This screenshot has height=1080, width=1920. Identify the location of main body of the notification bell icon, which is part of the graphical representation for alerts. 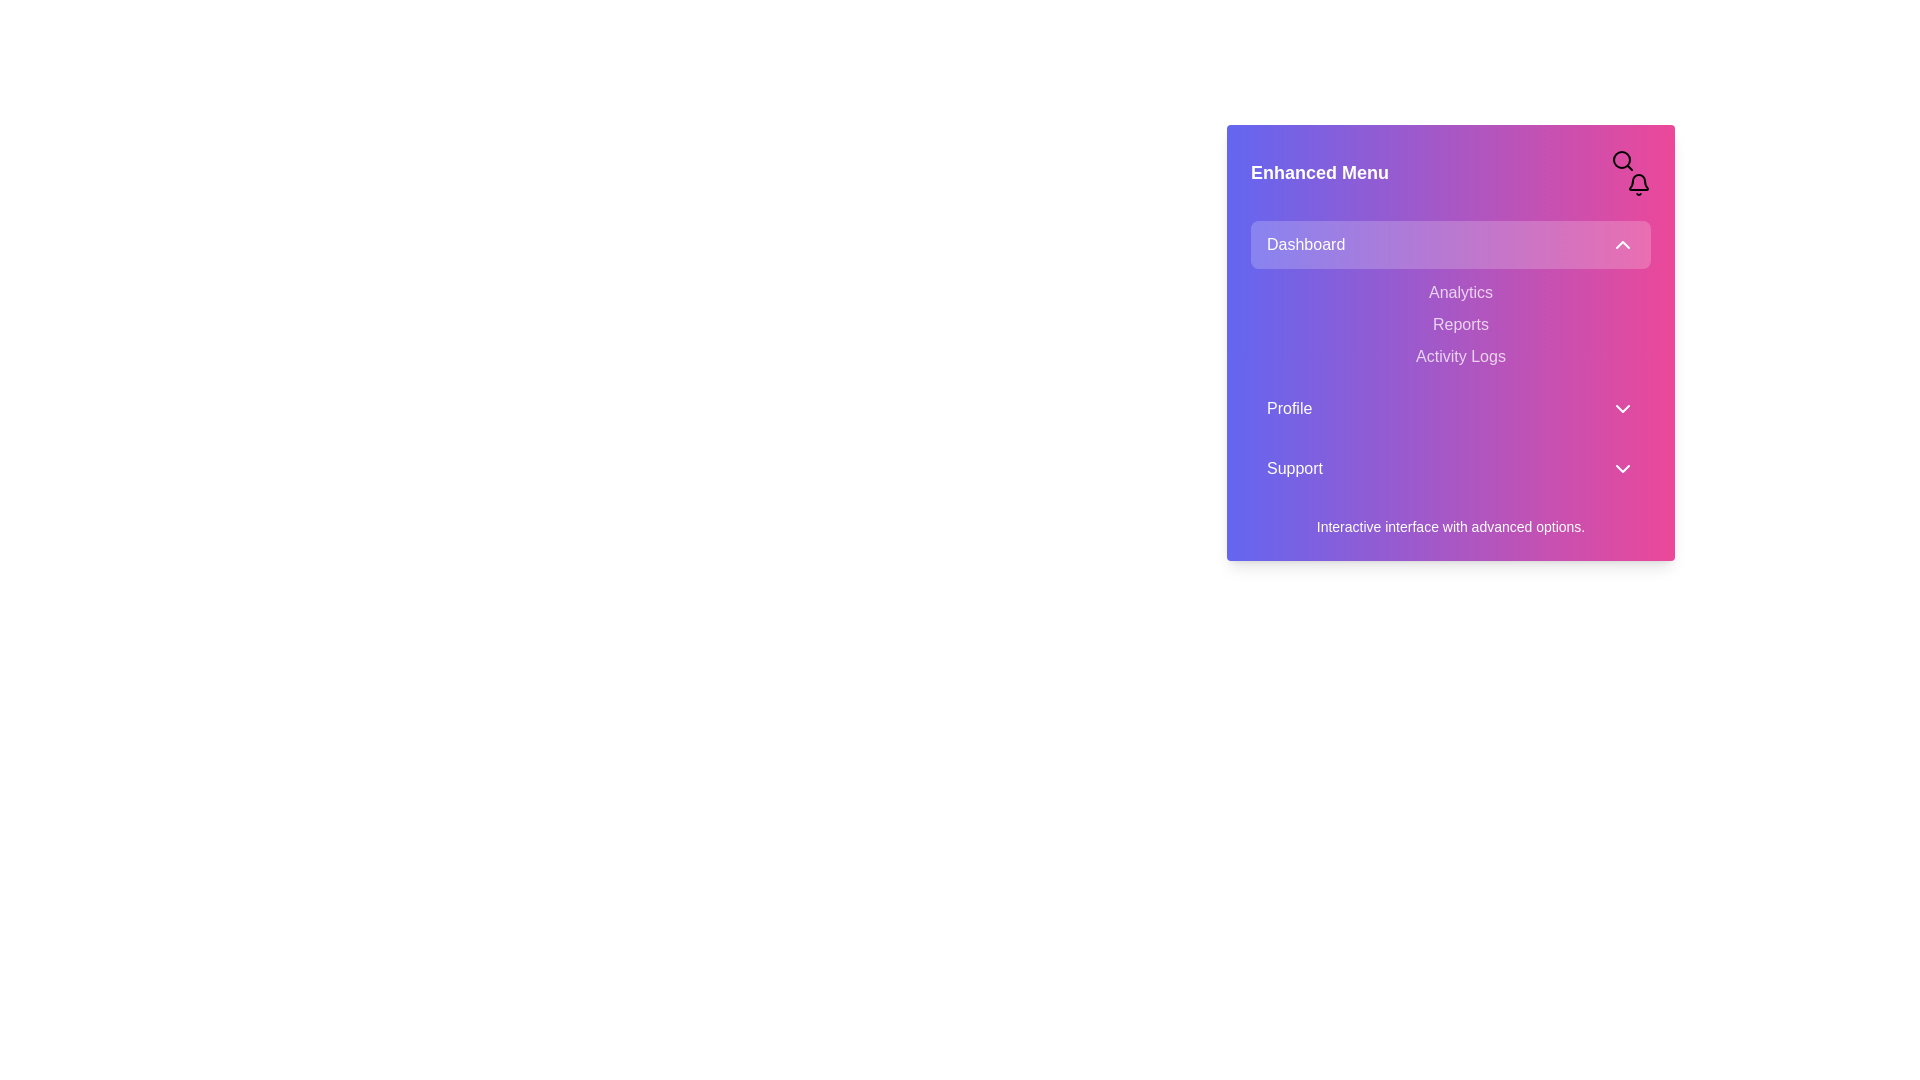
(1638, 182).